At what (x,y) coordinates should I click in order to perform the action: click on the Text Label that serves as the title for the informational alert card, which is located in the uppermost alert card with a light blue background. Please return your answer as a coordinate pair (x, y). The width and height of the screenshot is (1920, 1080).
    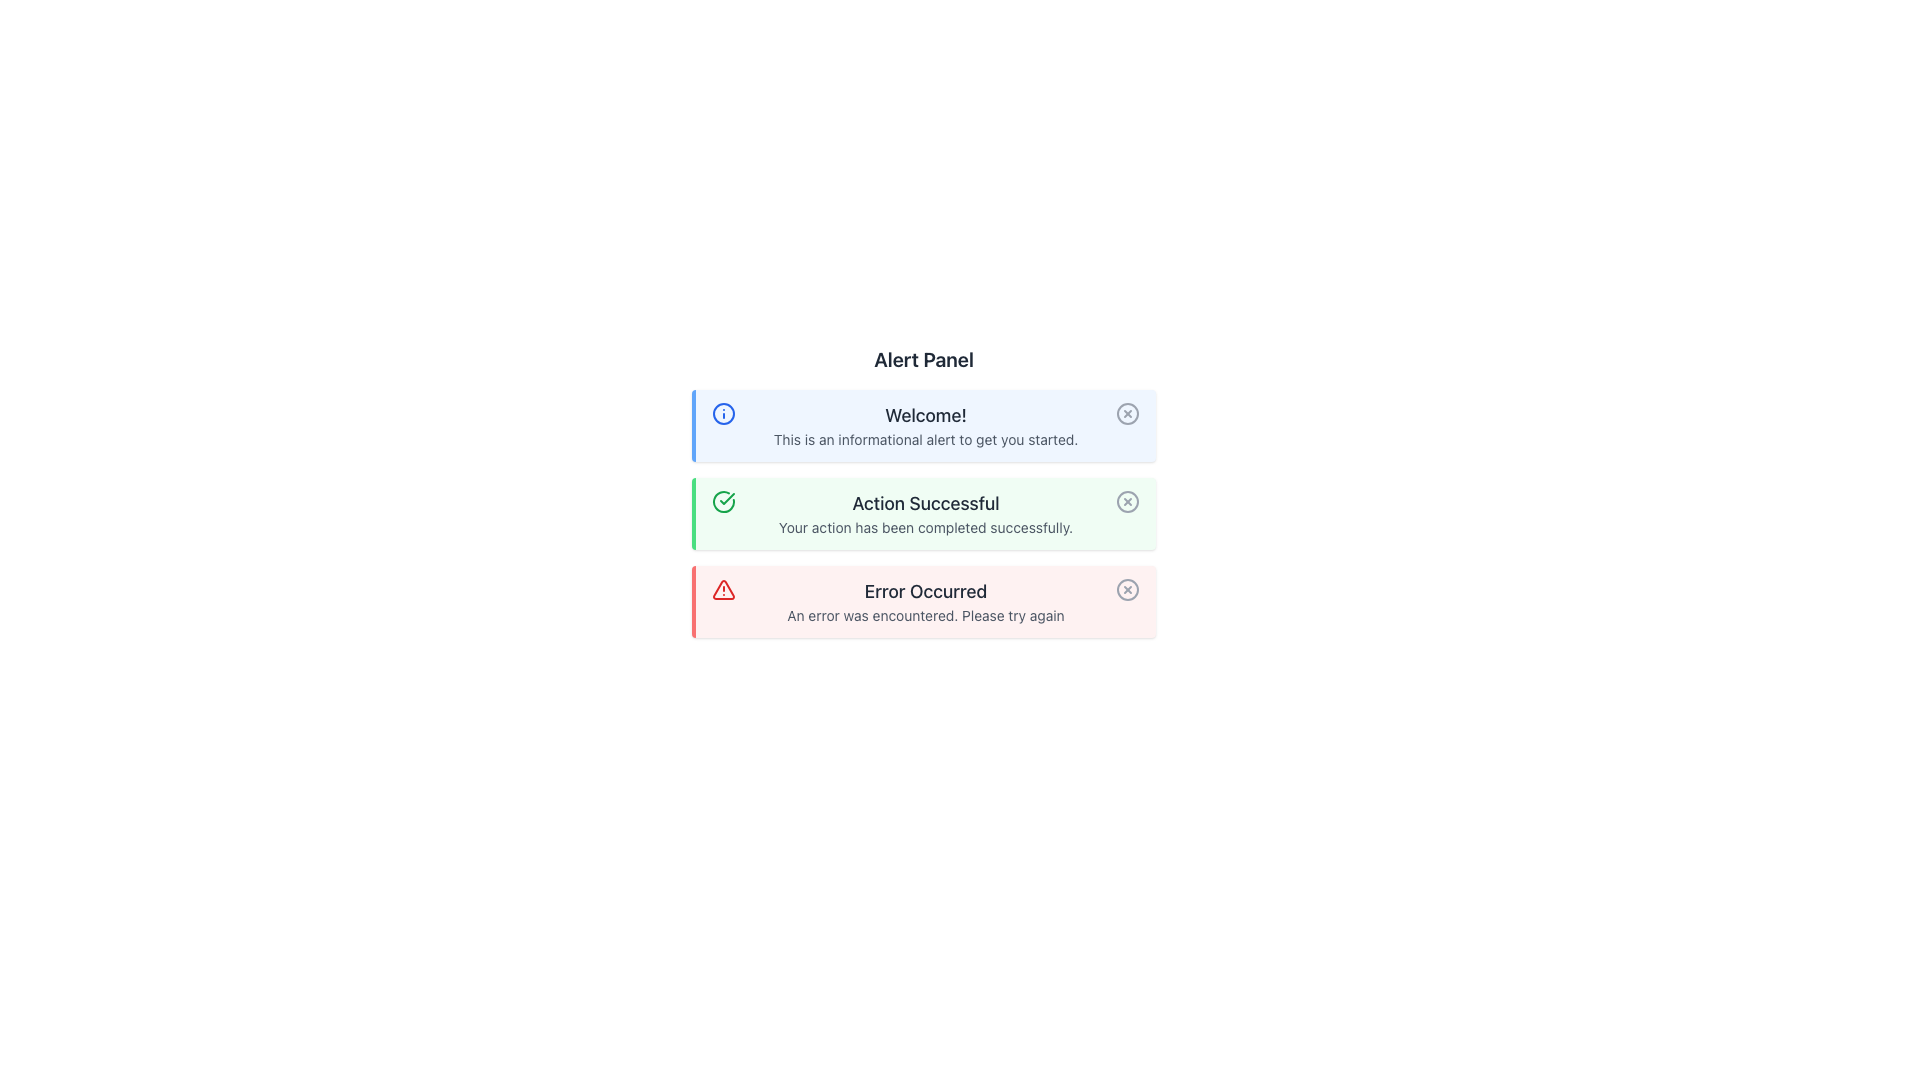
    Looking at the image, I should click on (925, 415).